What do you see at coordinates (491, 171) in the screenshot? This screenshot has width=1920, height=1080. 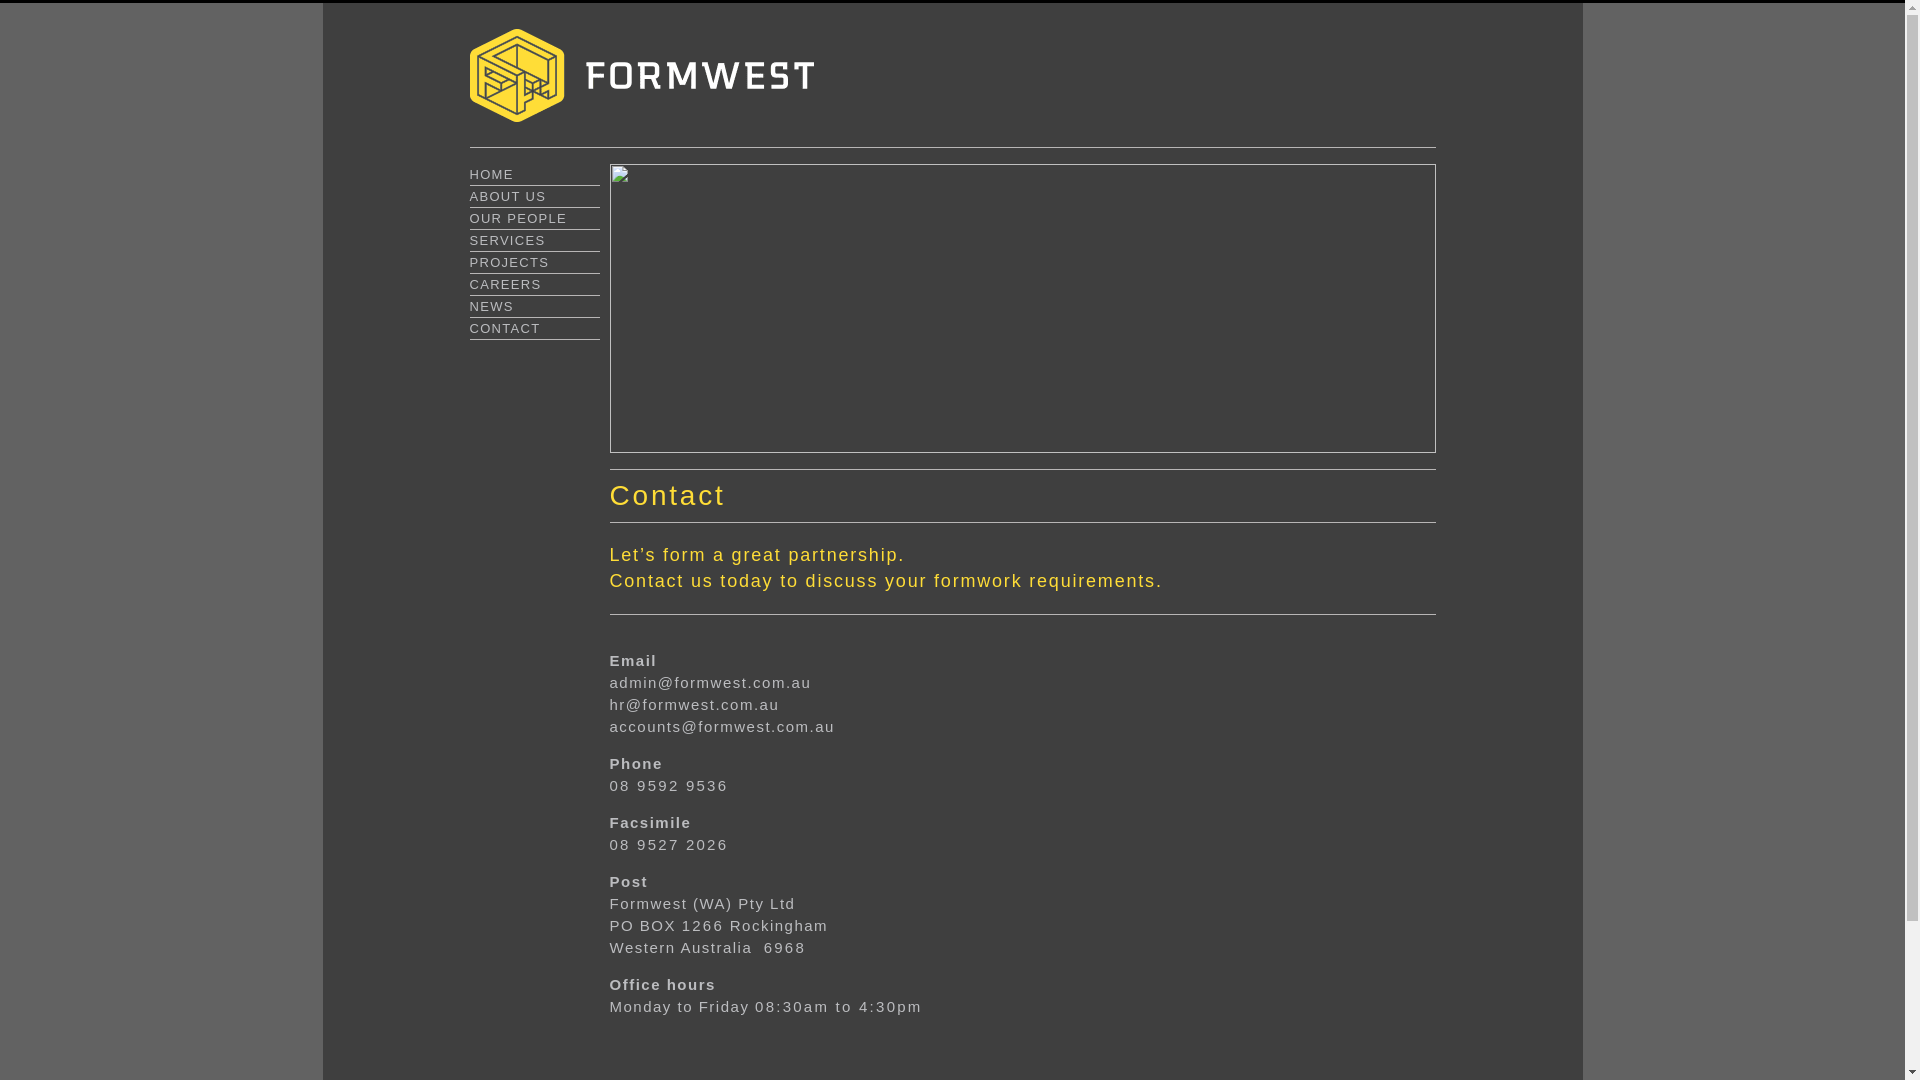 I see `'HOME'` at bounding box center [491, 171].